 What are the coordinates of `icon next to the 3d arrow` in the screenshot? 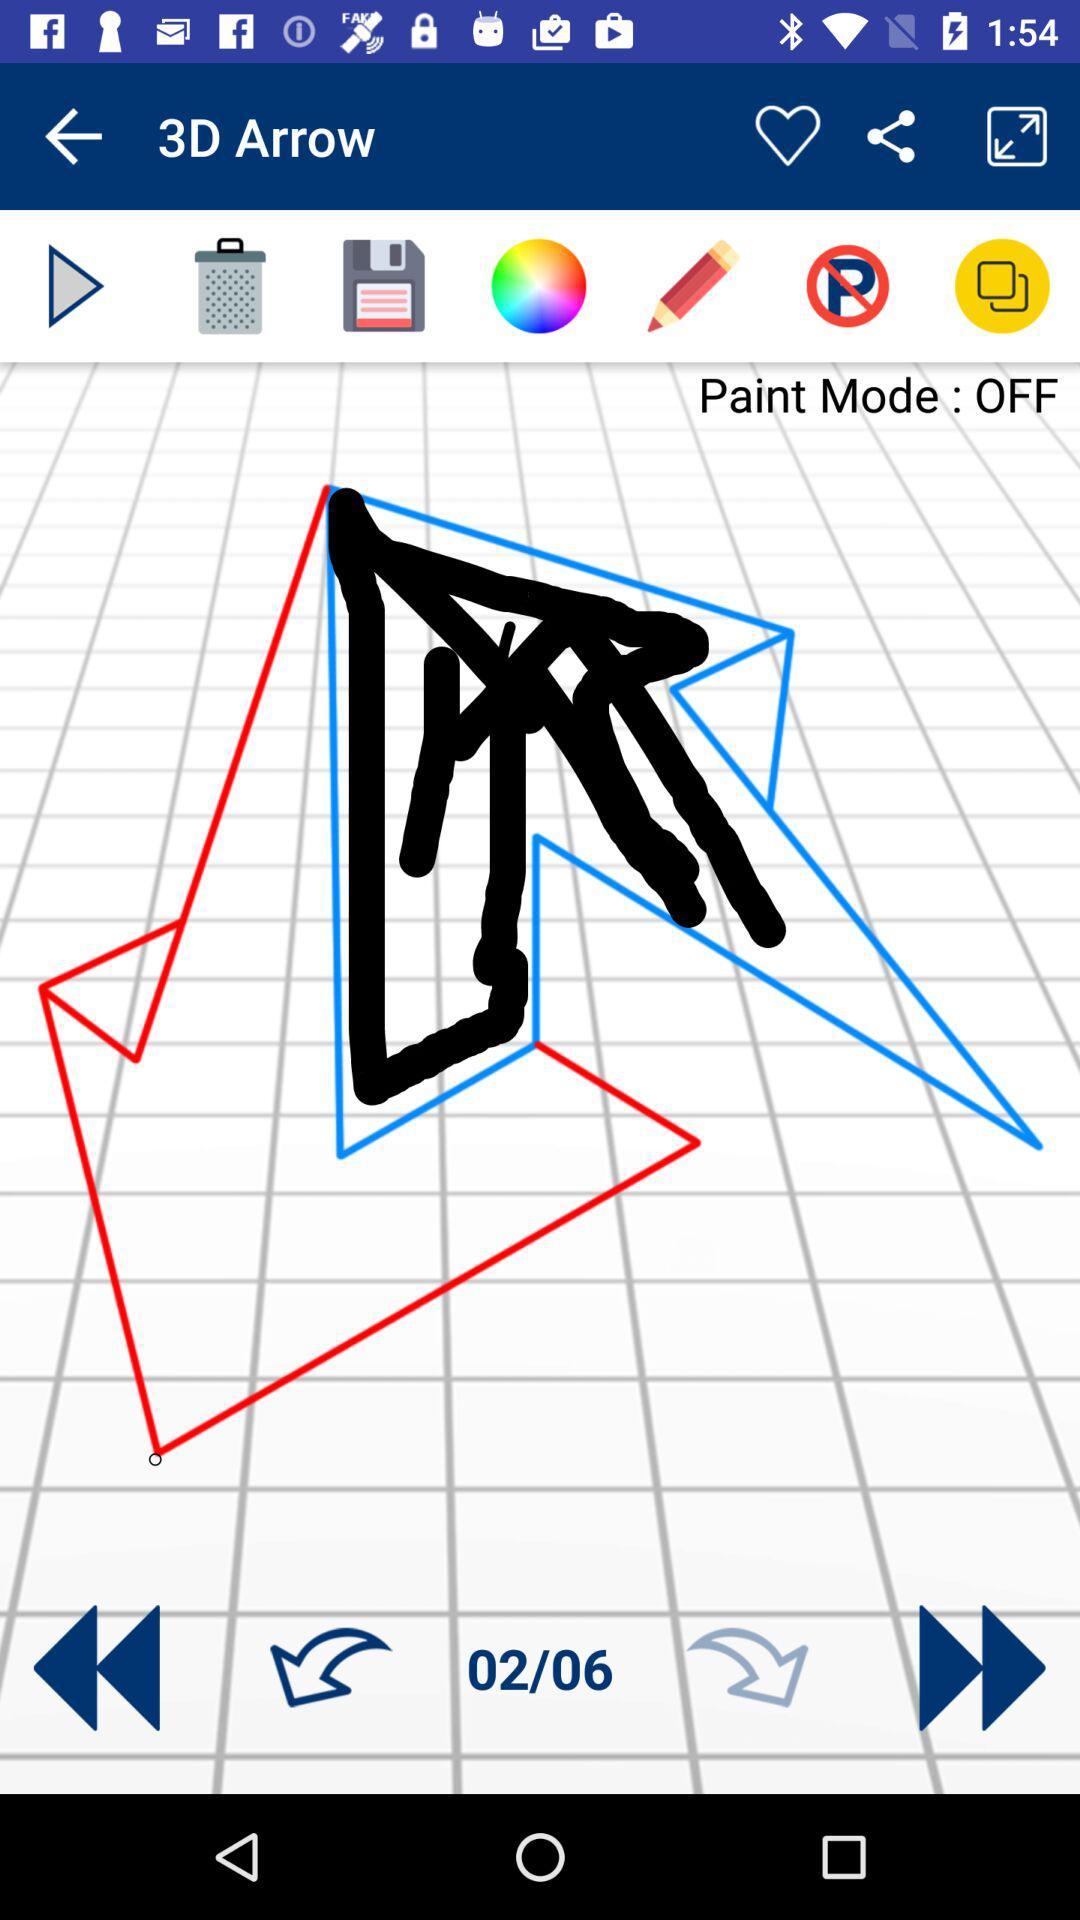 It's located at (786, 135).